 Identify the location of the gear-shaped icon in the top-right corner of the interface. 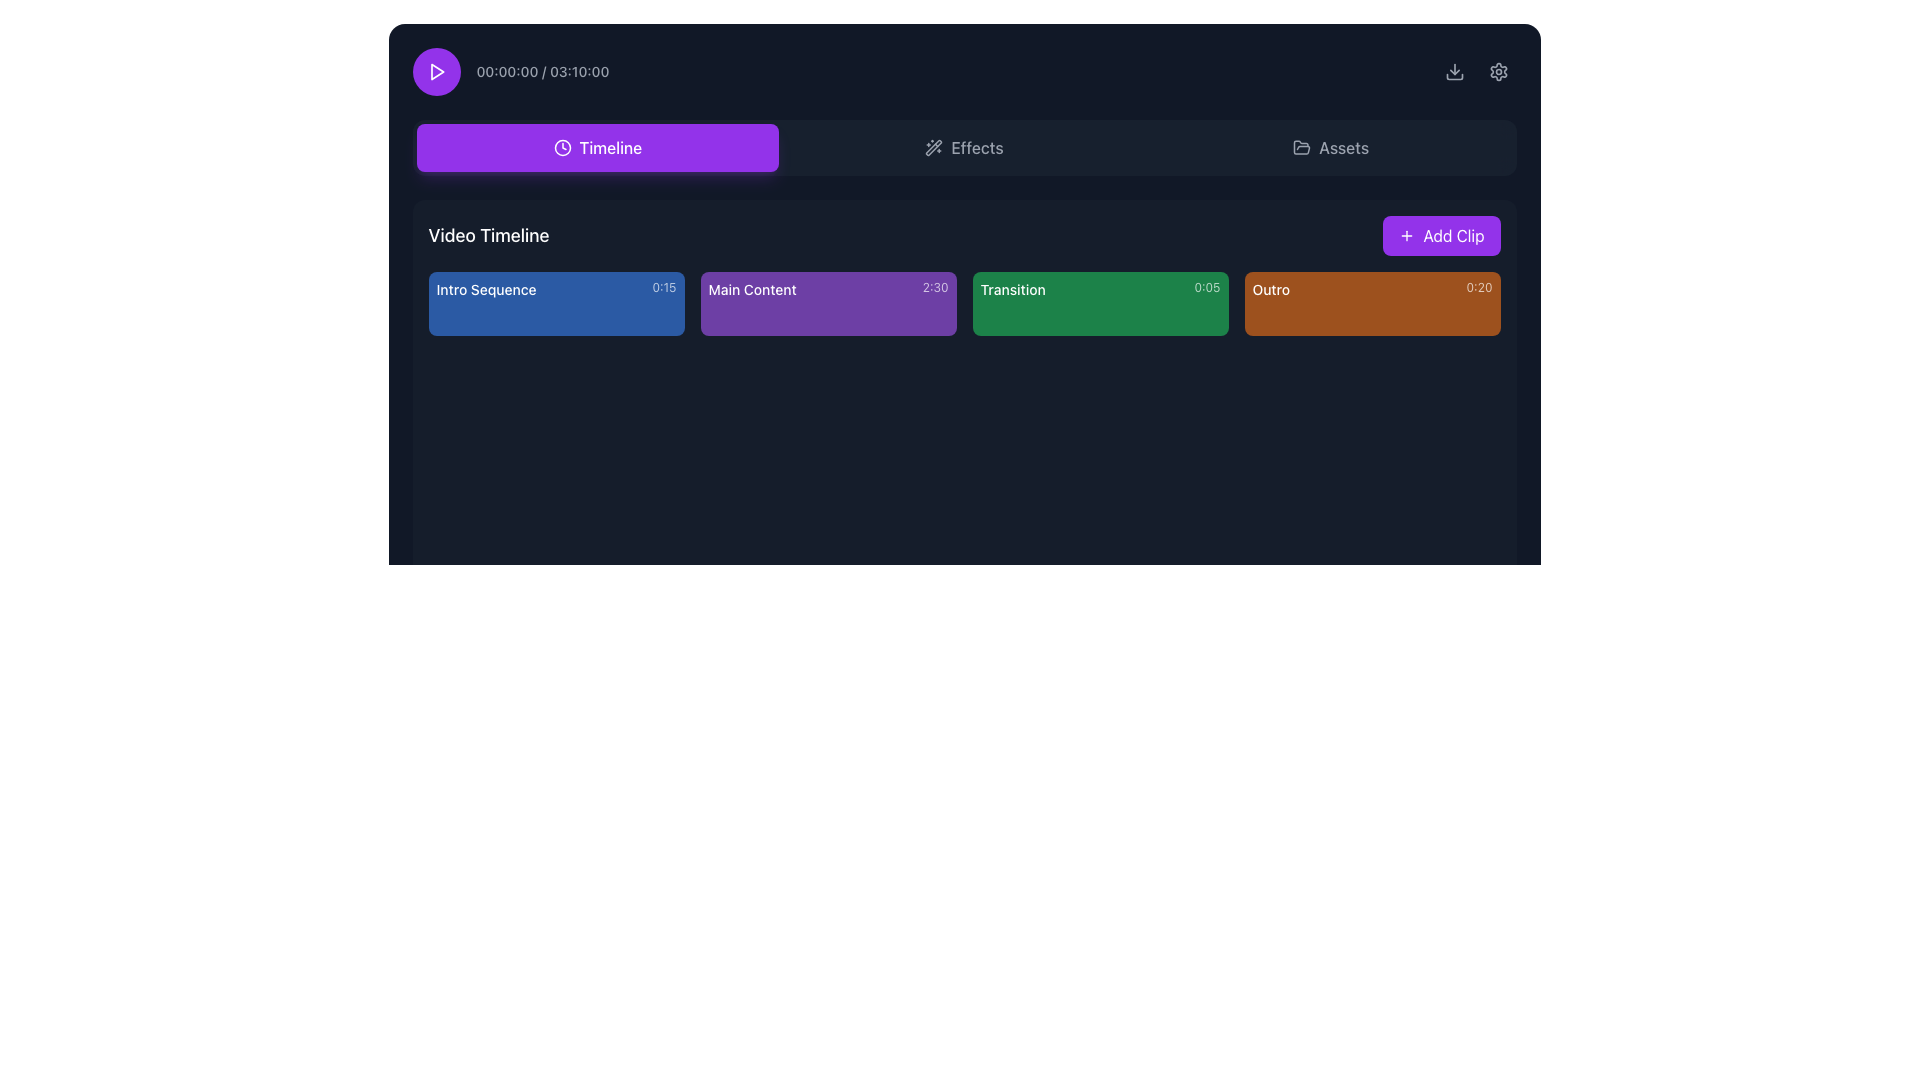
(1498, 71).